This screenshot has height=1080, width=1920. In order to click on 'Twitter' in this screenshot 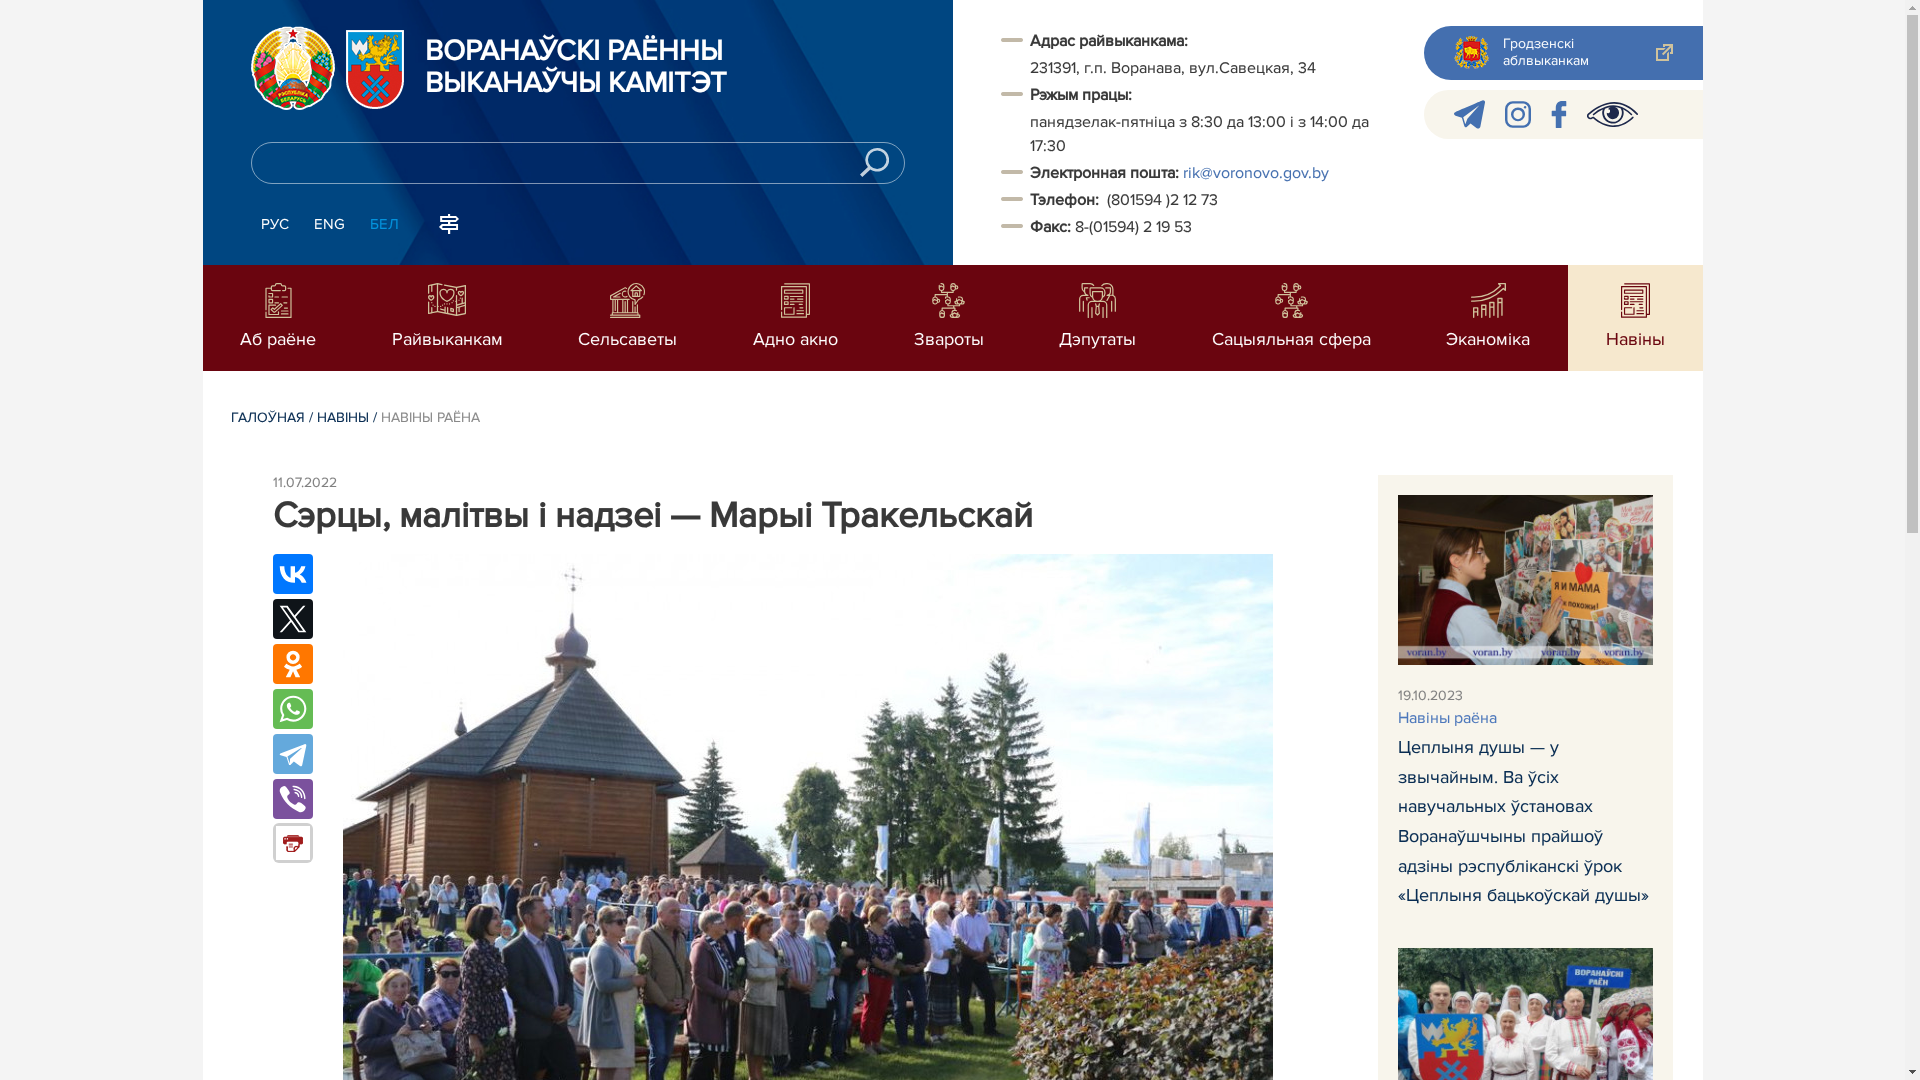, I will do `click(291, 617)`.